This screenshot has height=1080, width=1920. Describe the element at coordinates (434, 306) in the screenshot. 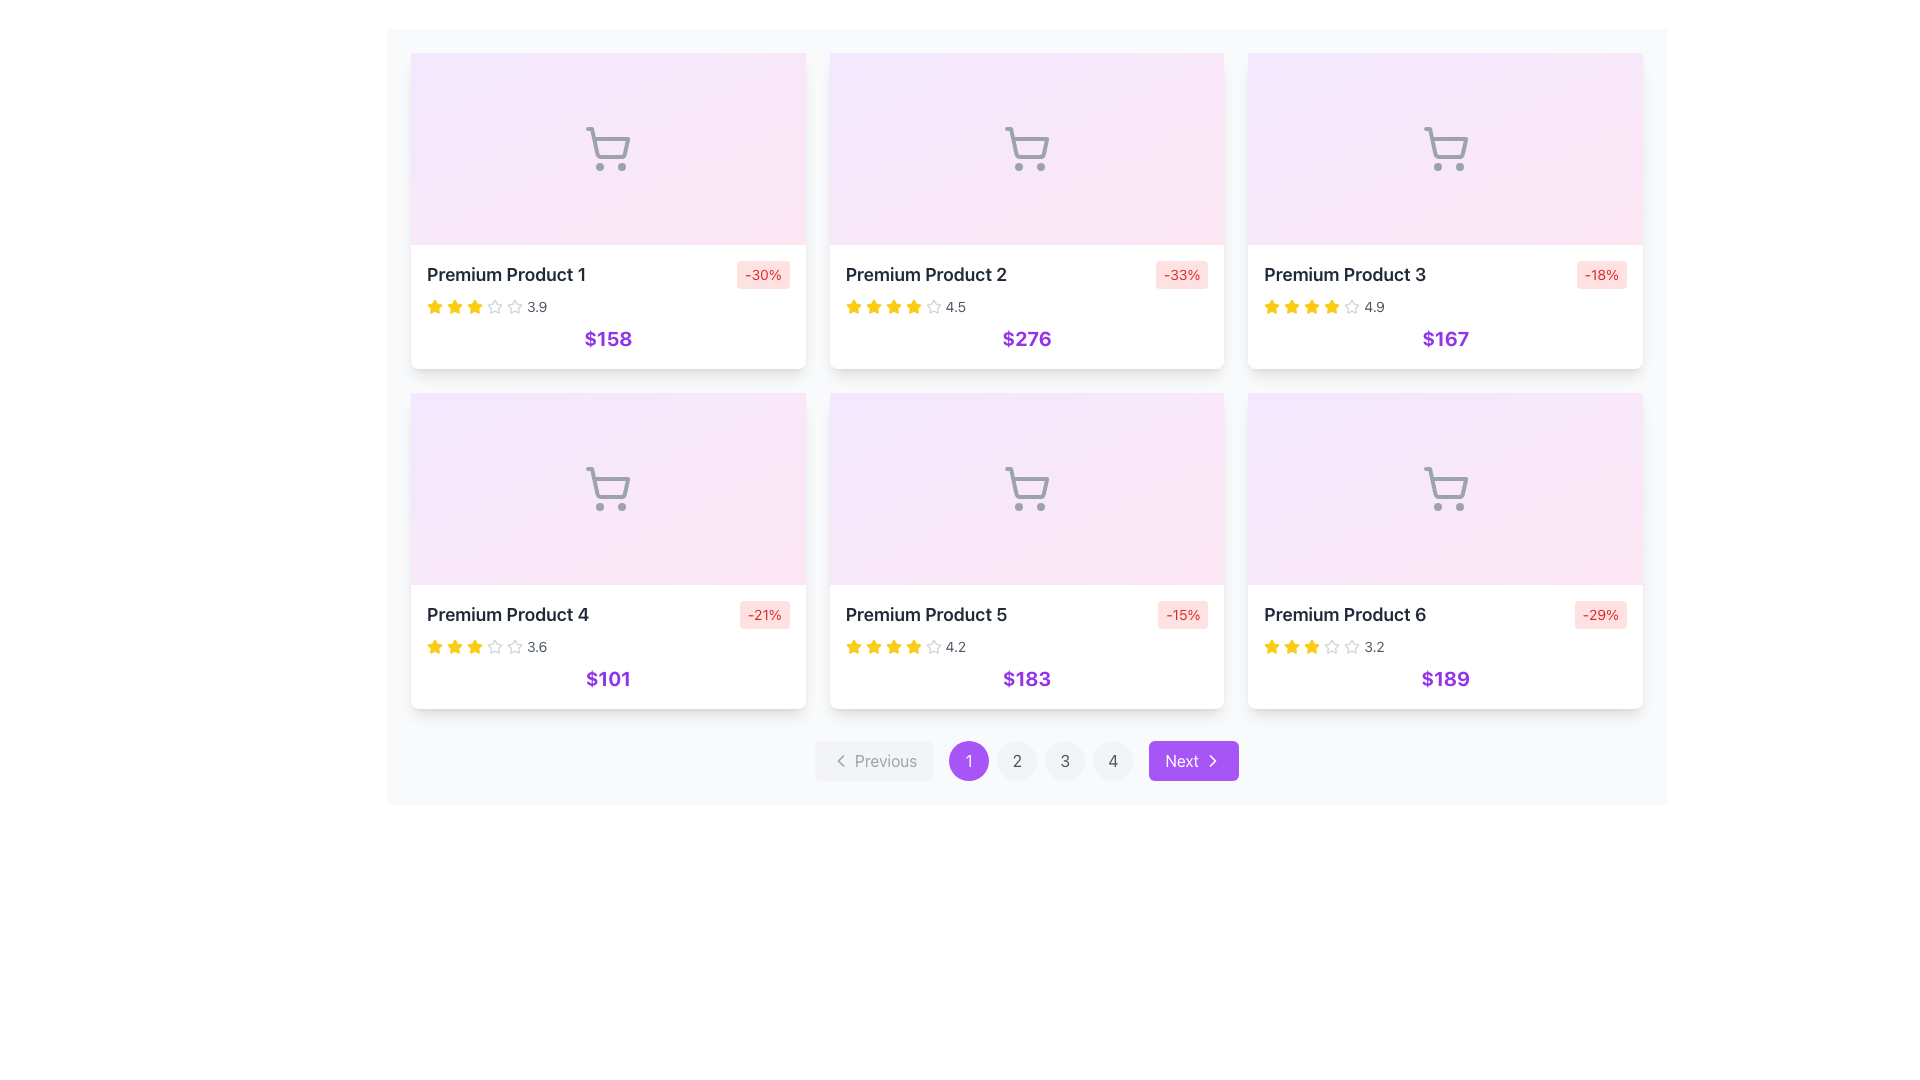

I see `the first star icon indicating a portion of the rating for 'Premium Product 1' located in the top-left card of the product grid` at that location.